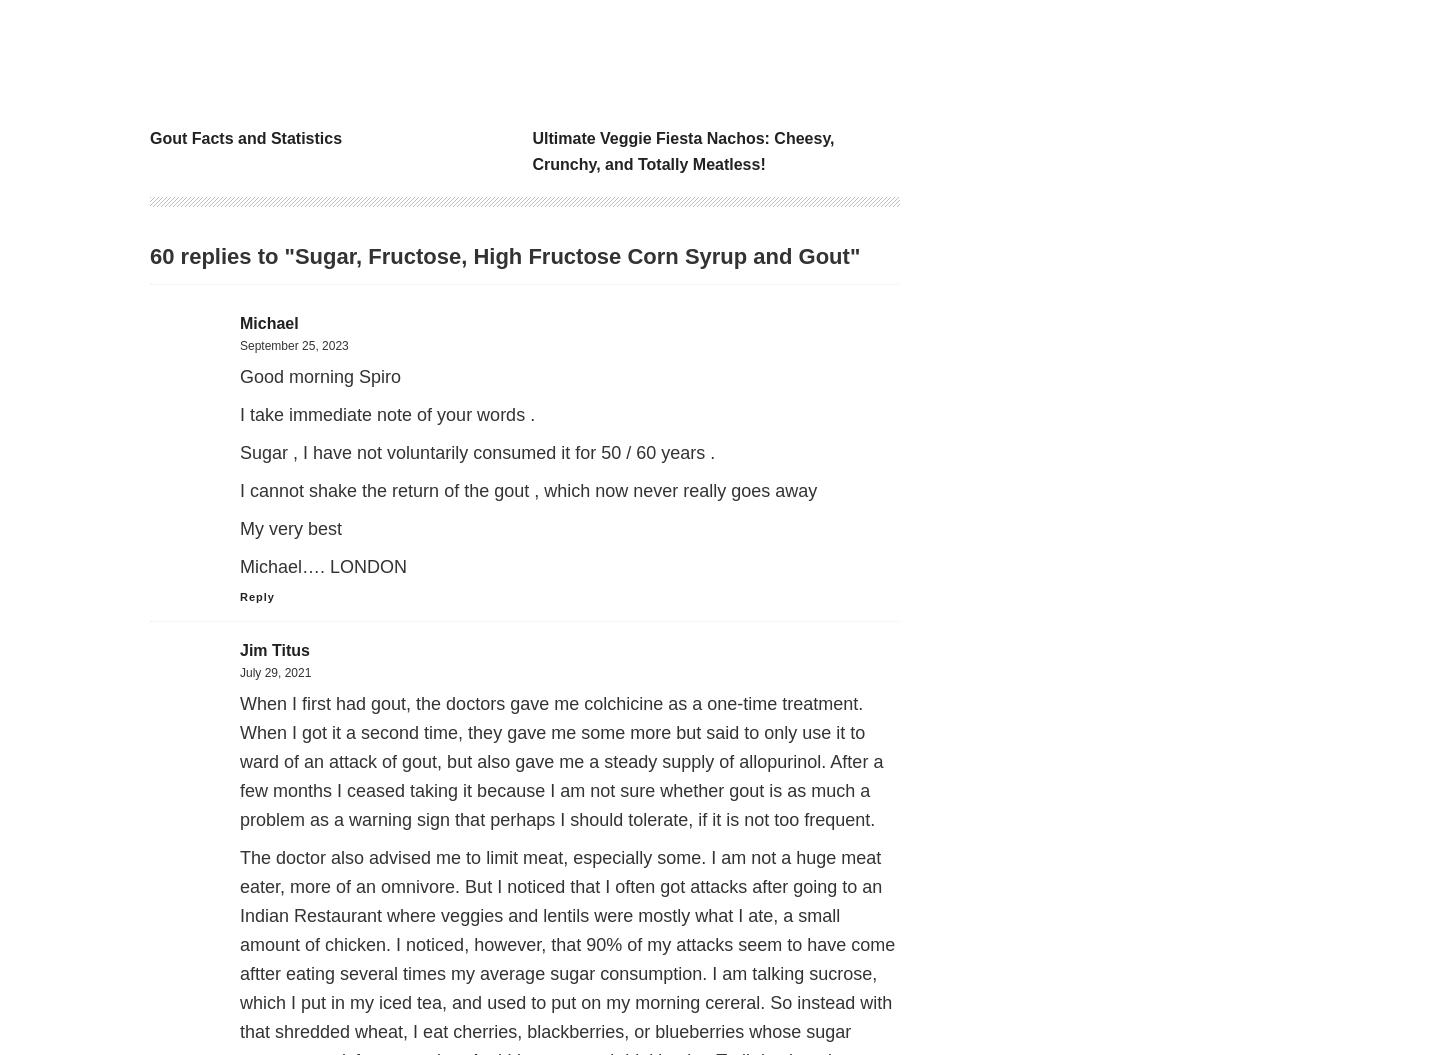 The height and width of the screenshot is (1055, 1440). What do you see at coordinates (240, 376) in the screenshot?
I see `'Good morning Spiro'` at bounding box center [240, 376].